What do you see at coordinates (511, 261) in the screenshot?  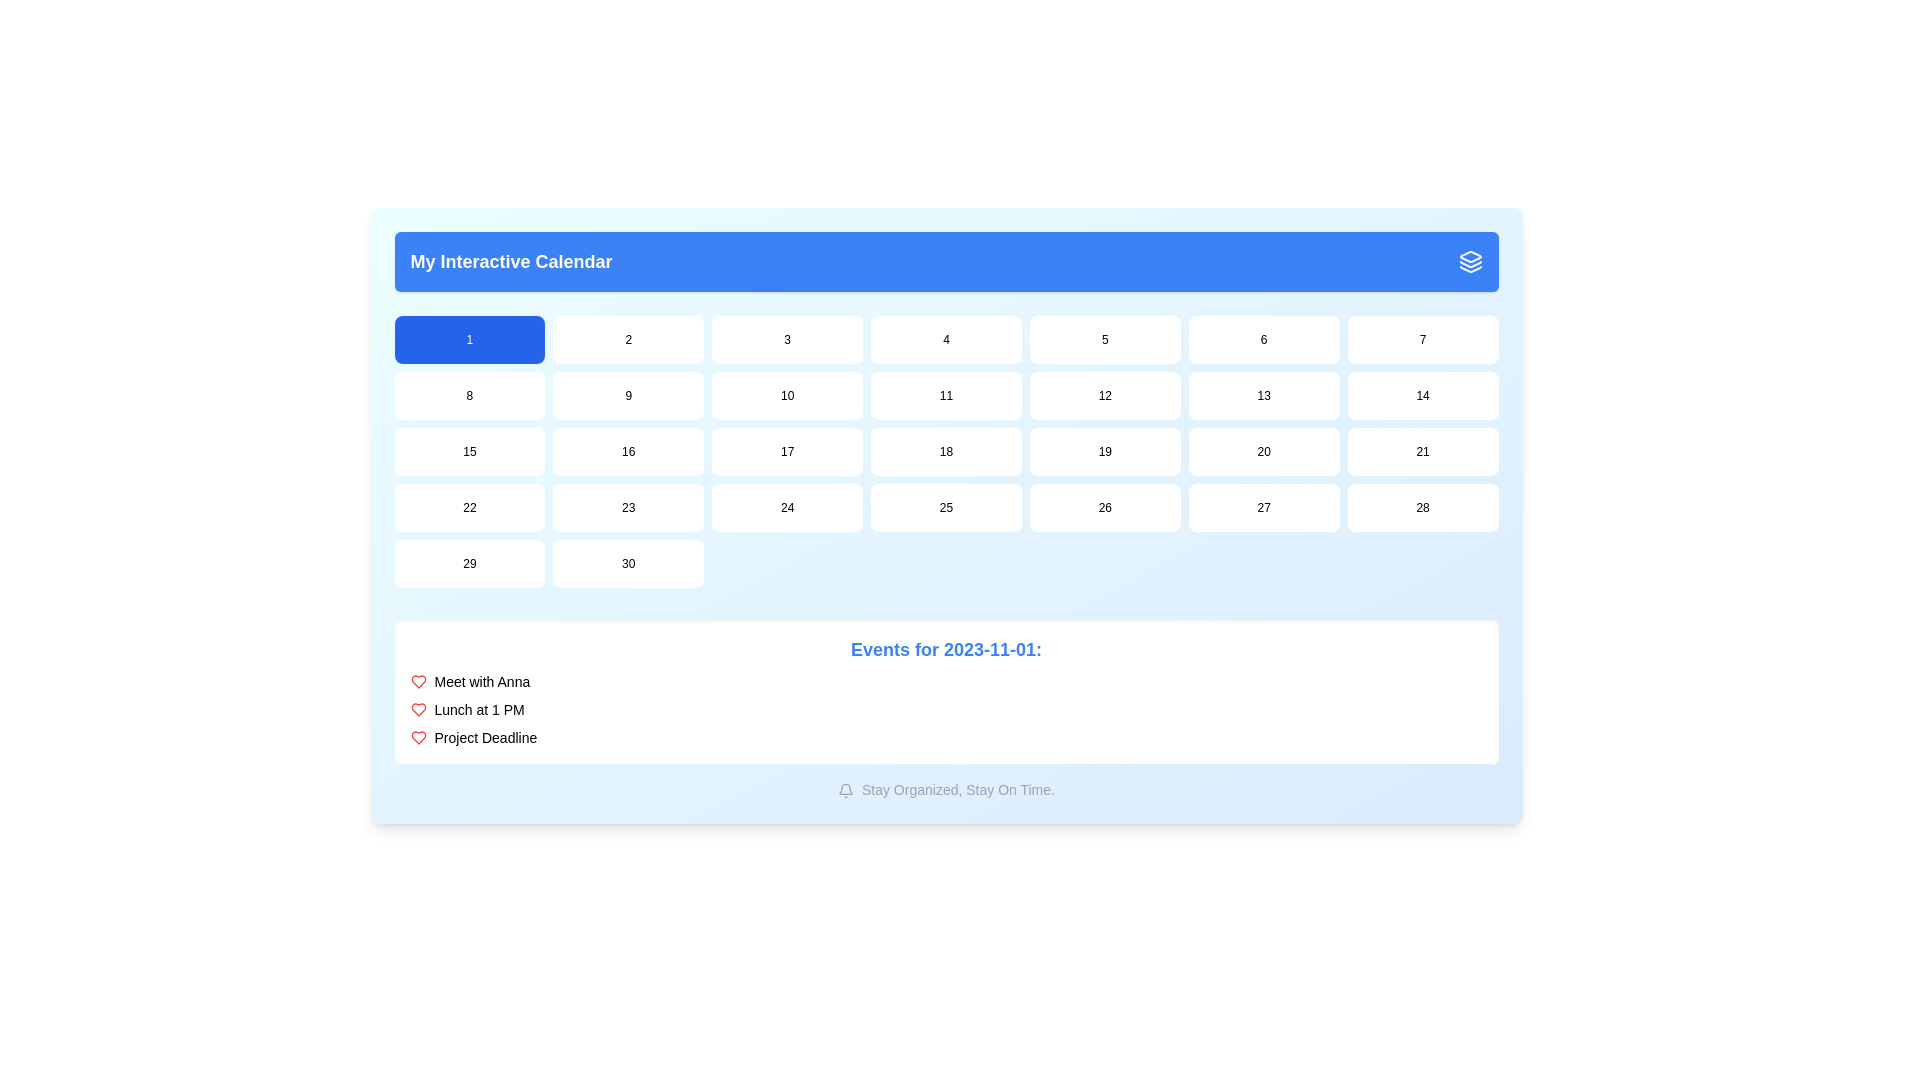 I see `the header text element that serves as a title, positioned at the left of the blue header bar` at bounding box center [511, 261].